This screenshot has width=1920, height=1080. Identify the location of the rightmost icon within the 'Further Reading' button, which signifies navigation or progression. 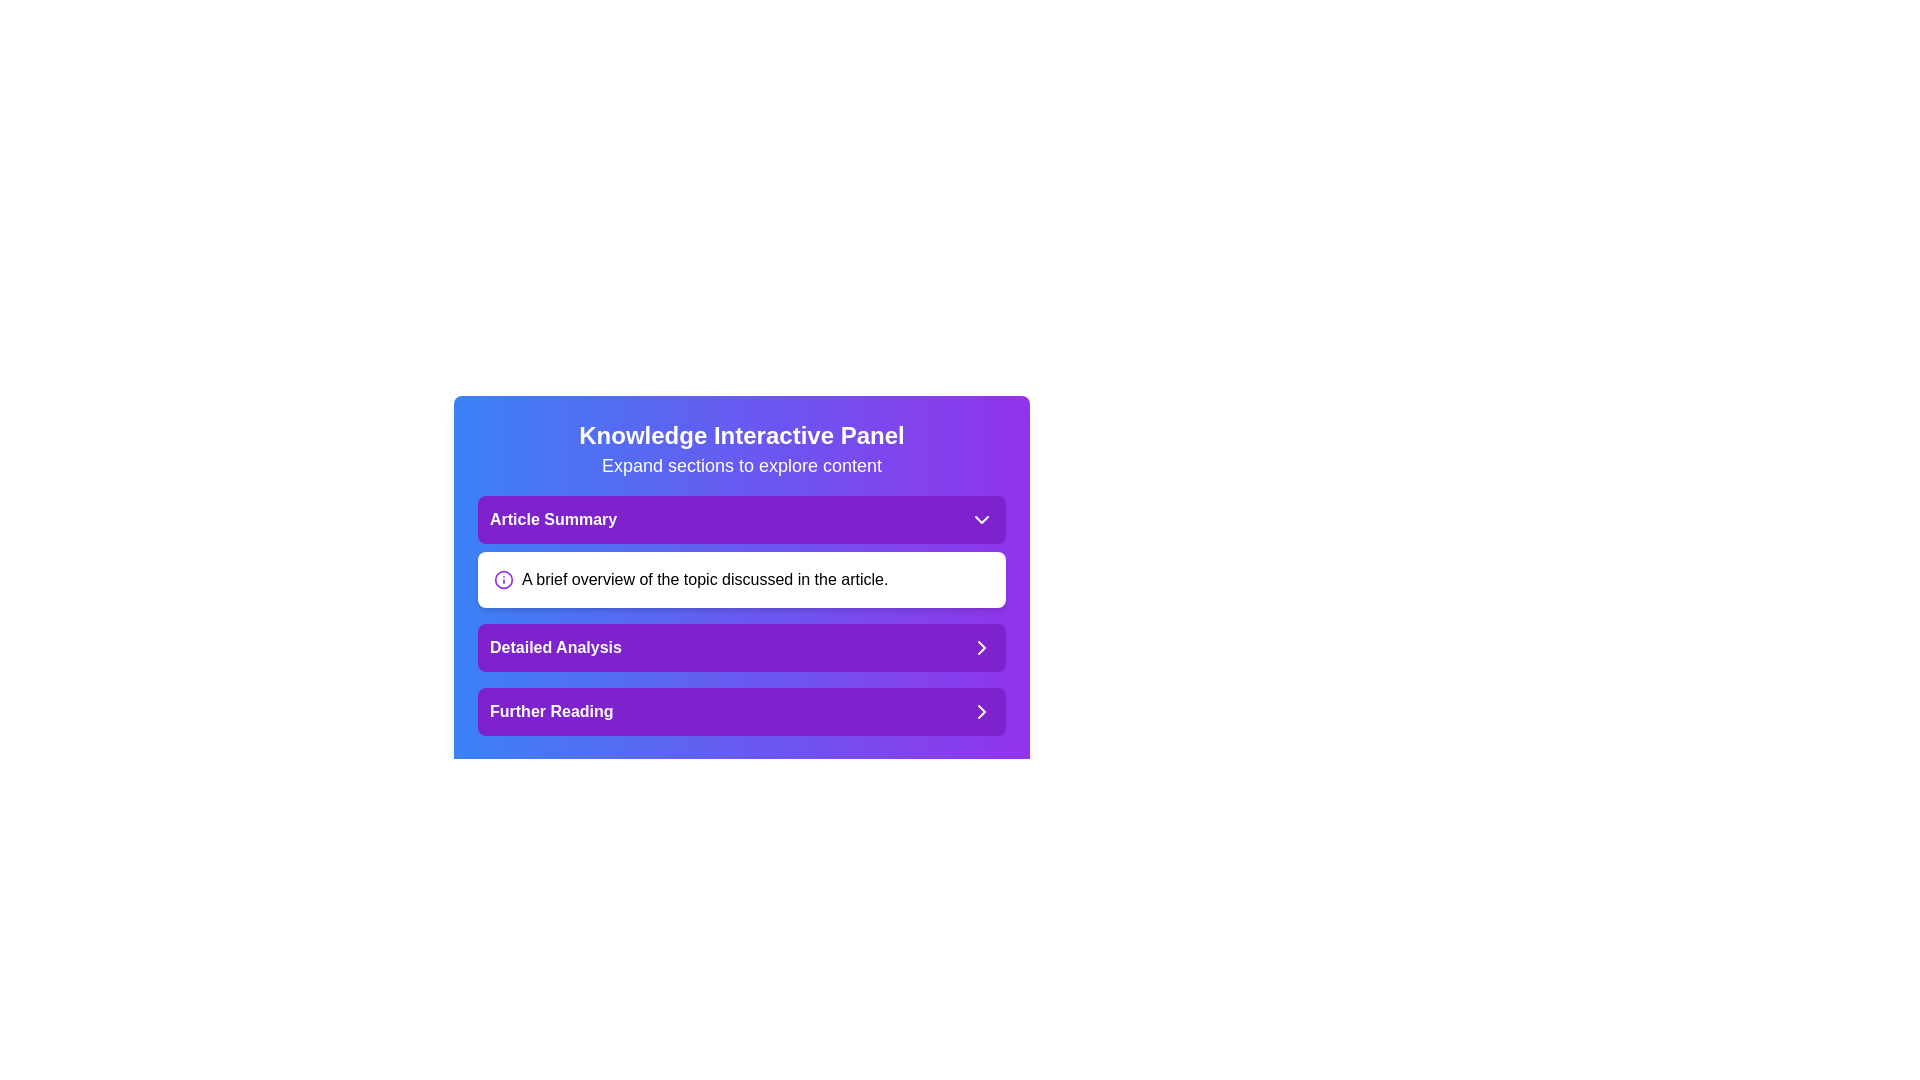
(982, 711).